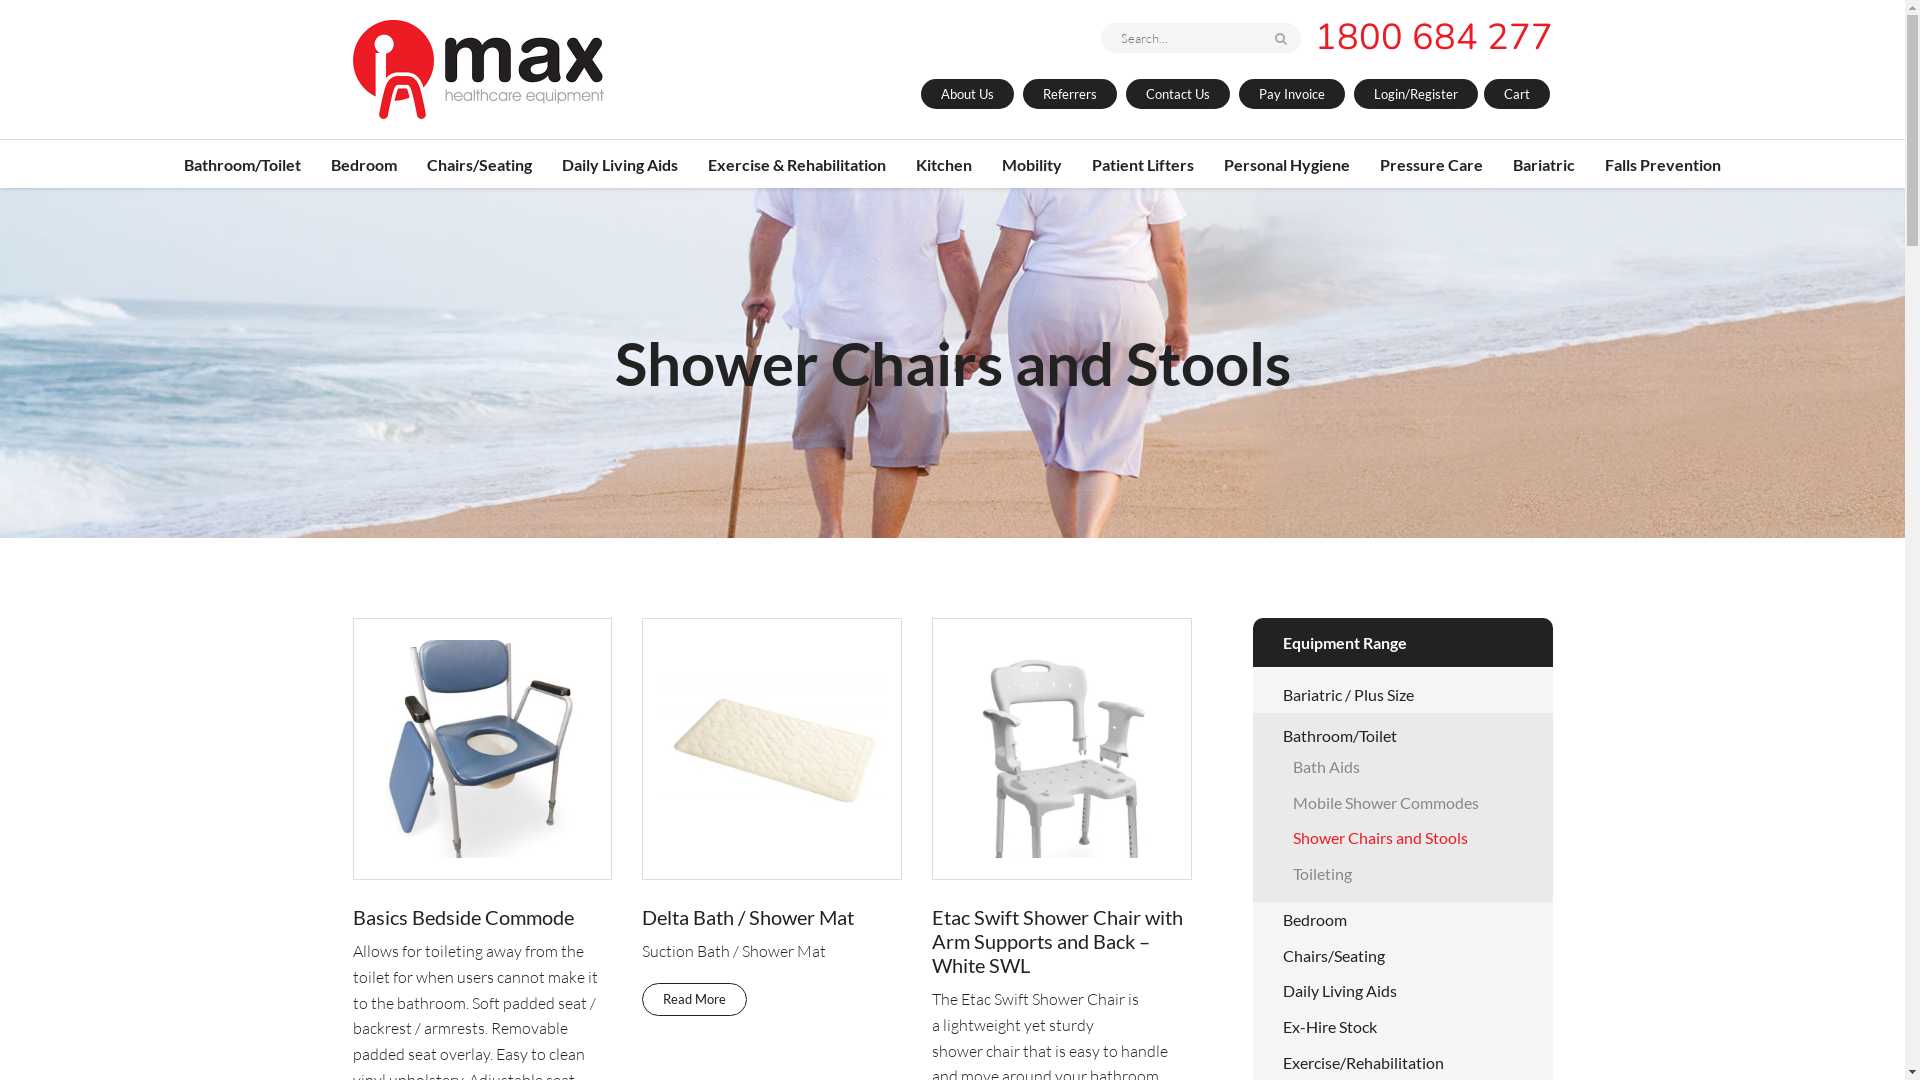 This screenshot has width=1920, height=1080. Describe the element at coordinates (1325, 765) in the screenshot. I see `'Bath Aids'` at that location.